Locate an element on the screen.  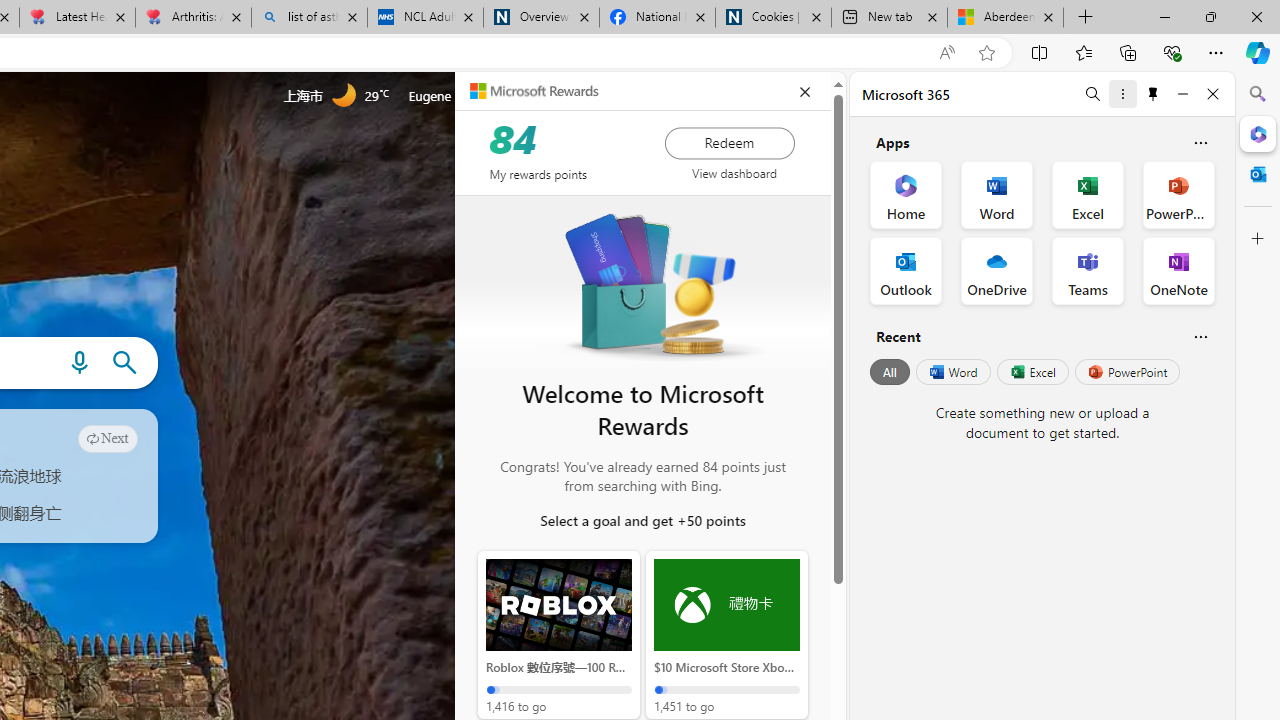
'Cookies | About | NICE' is located at coordinates (772, 17).